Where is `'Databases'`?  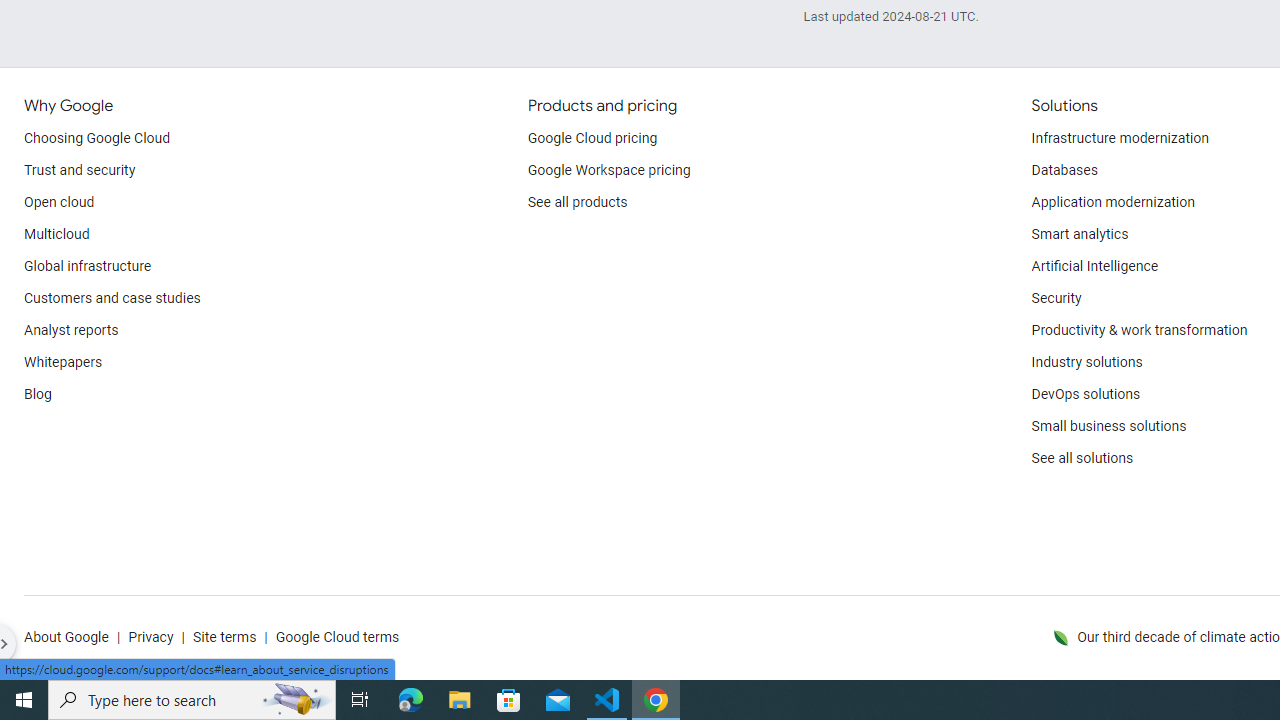 'Databases' is located at coordinates (1063, 170).